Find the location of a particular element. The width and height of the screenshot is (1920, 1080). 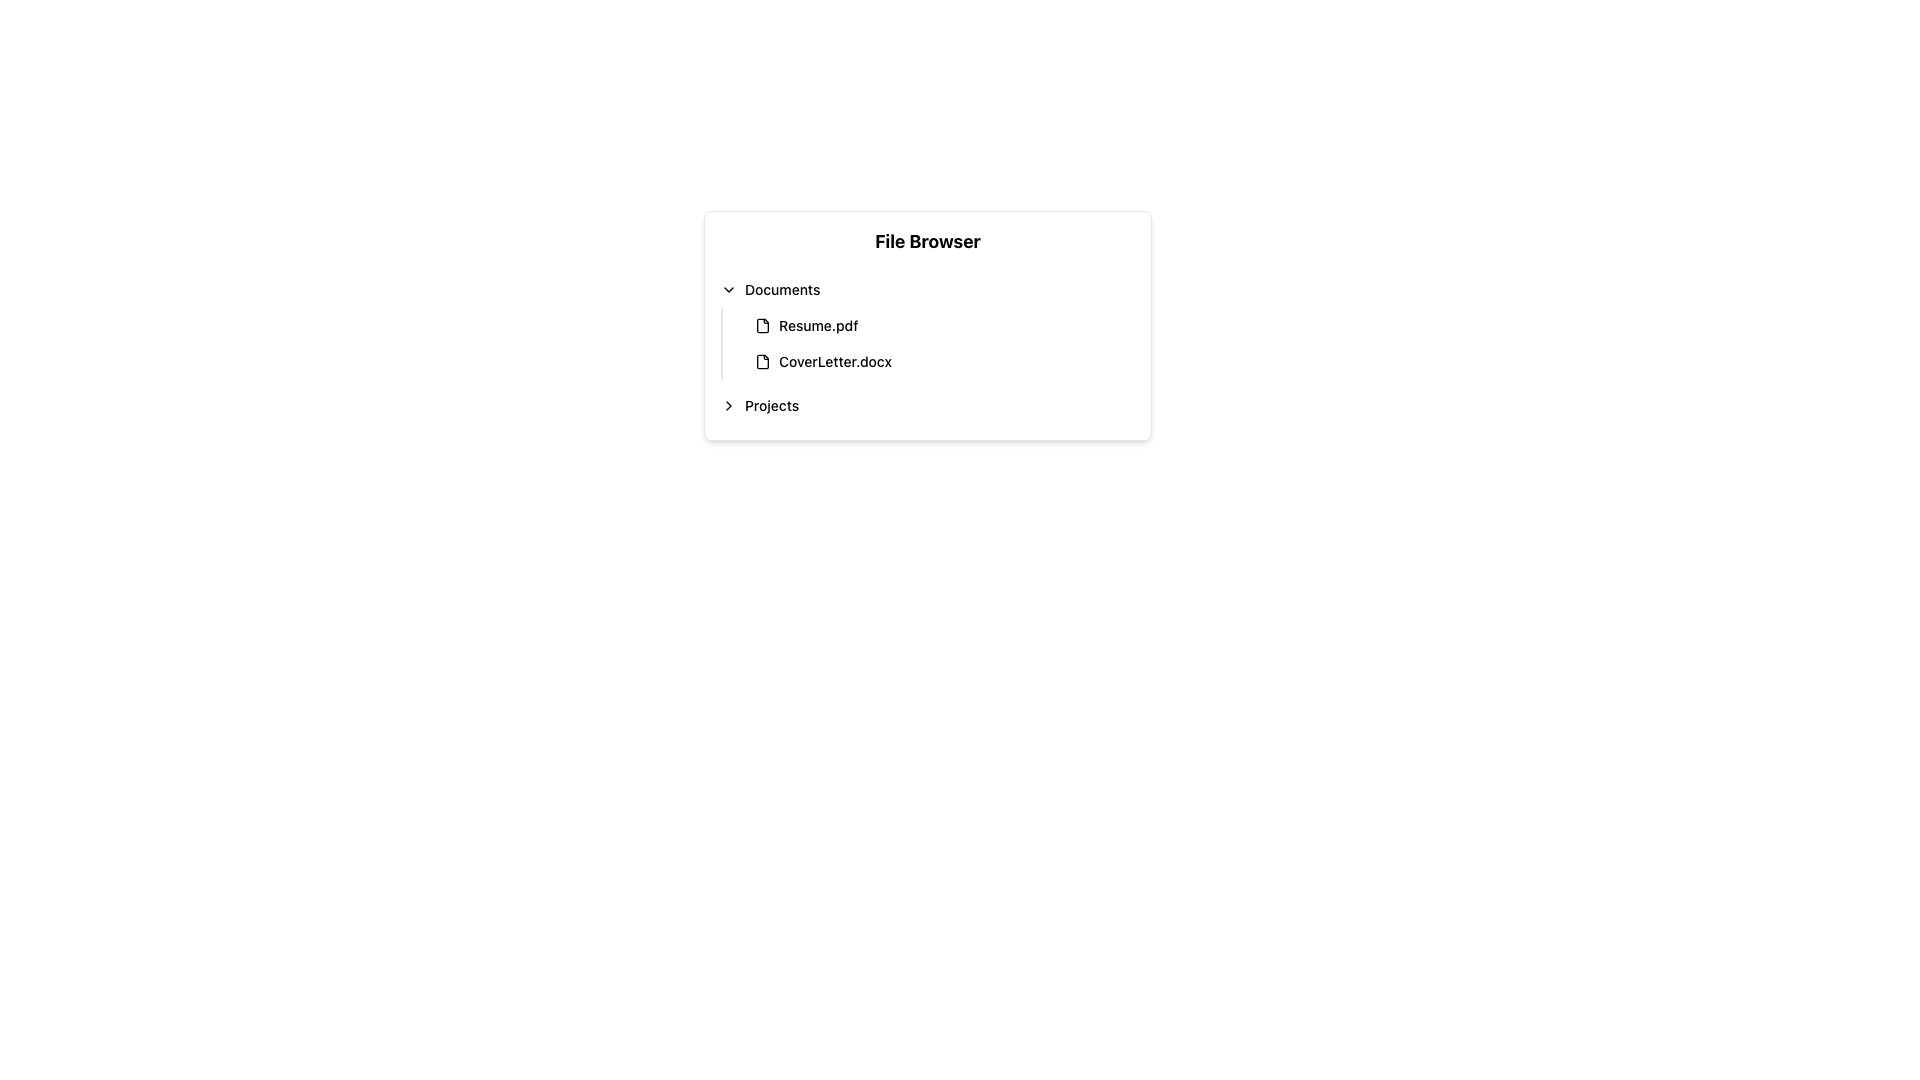

the text label displaying the file name 'Resume.pdf' to focus on it is located at coordinates (818, 325).